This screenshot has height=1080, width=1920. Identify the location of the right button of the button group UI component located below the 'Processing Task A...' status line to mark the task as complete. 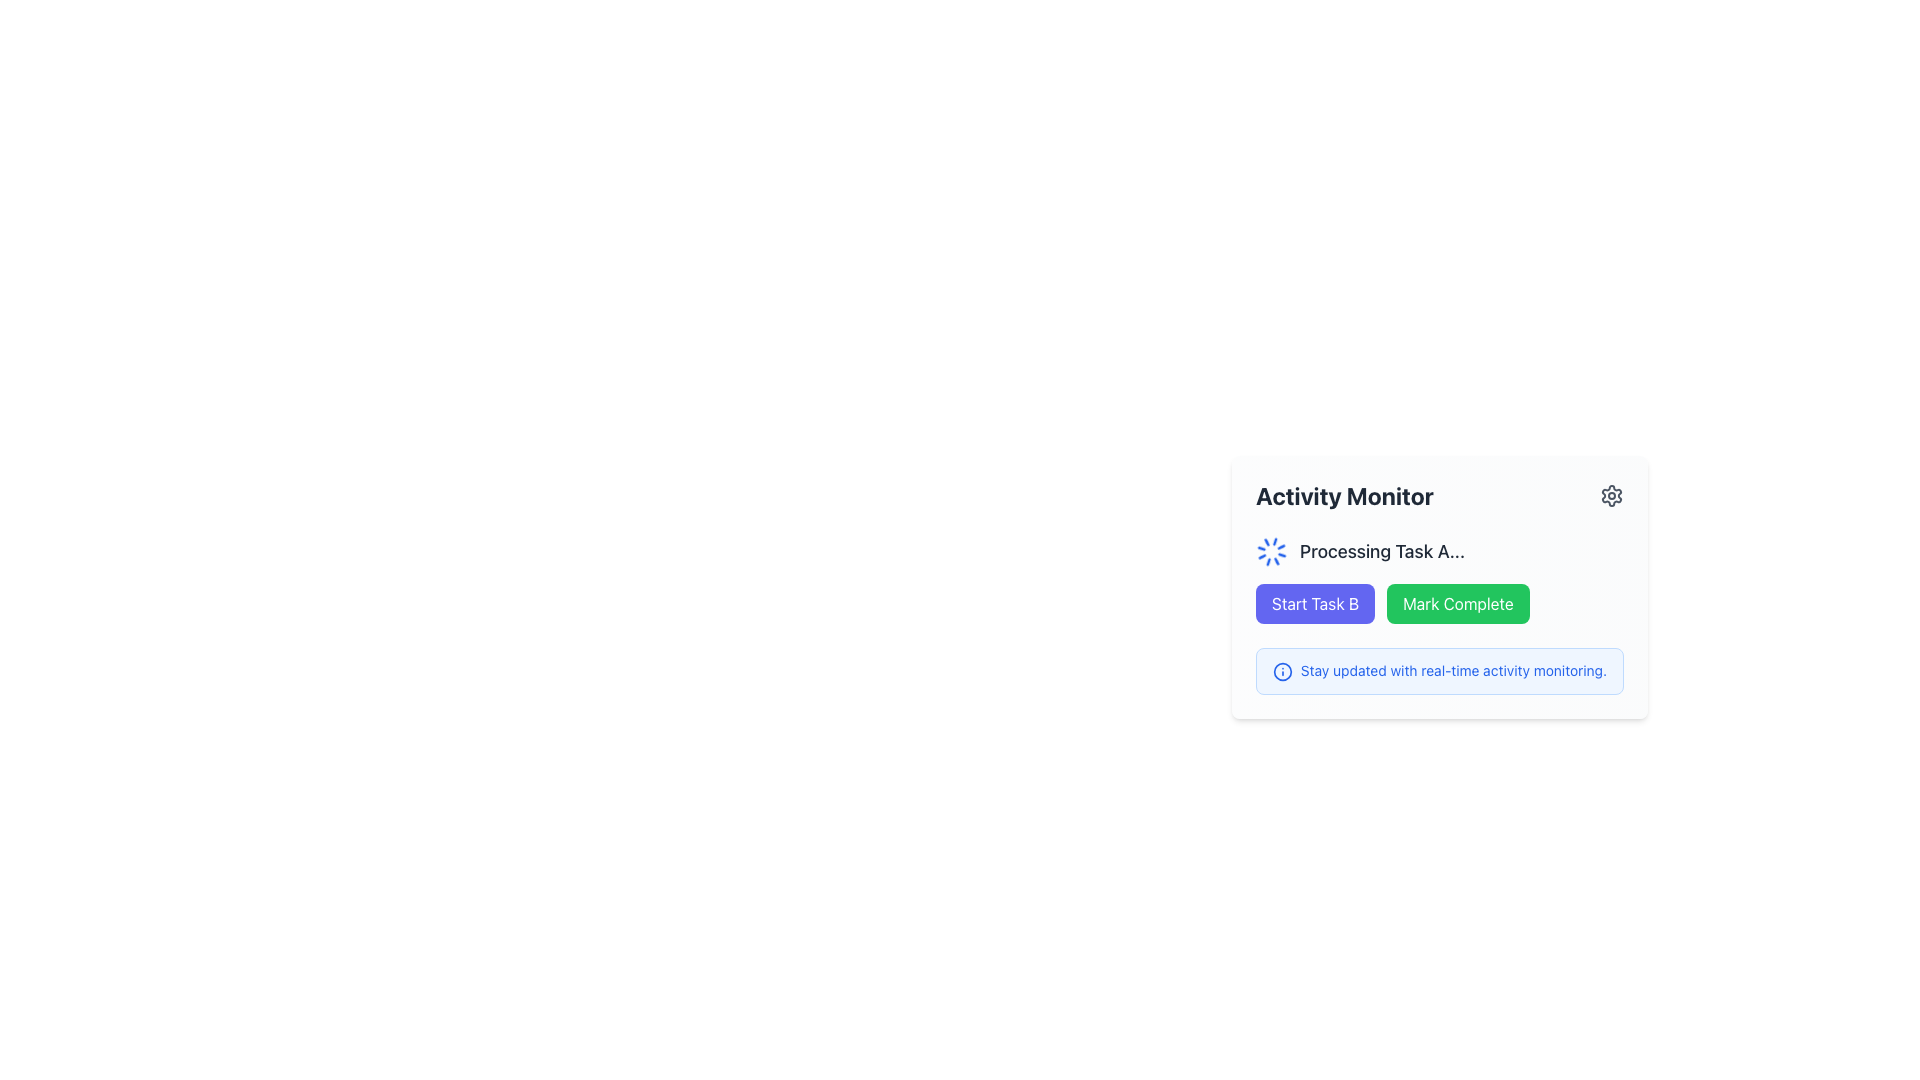
(1440, 603).